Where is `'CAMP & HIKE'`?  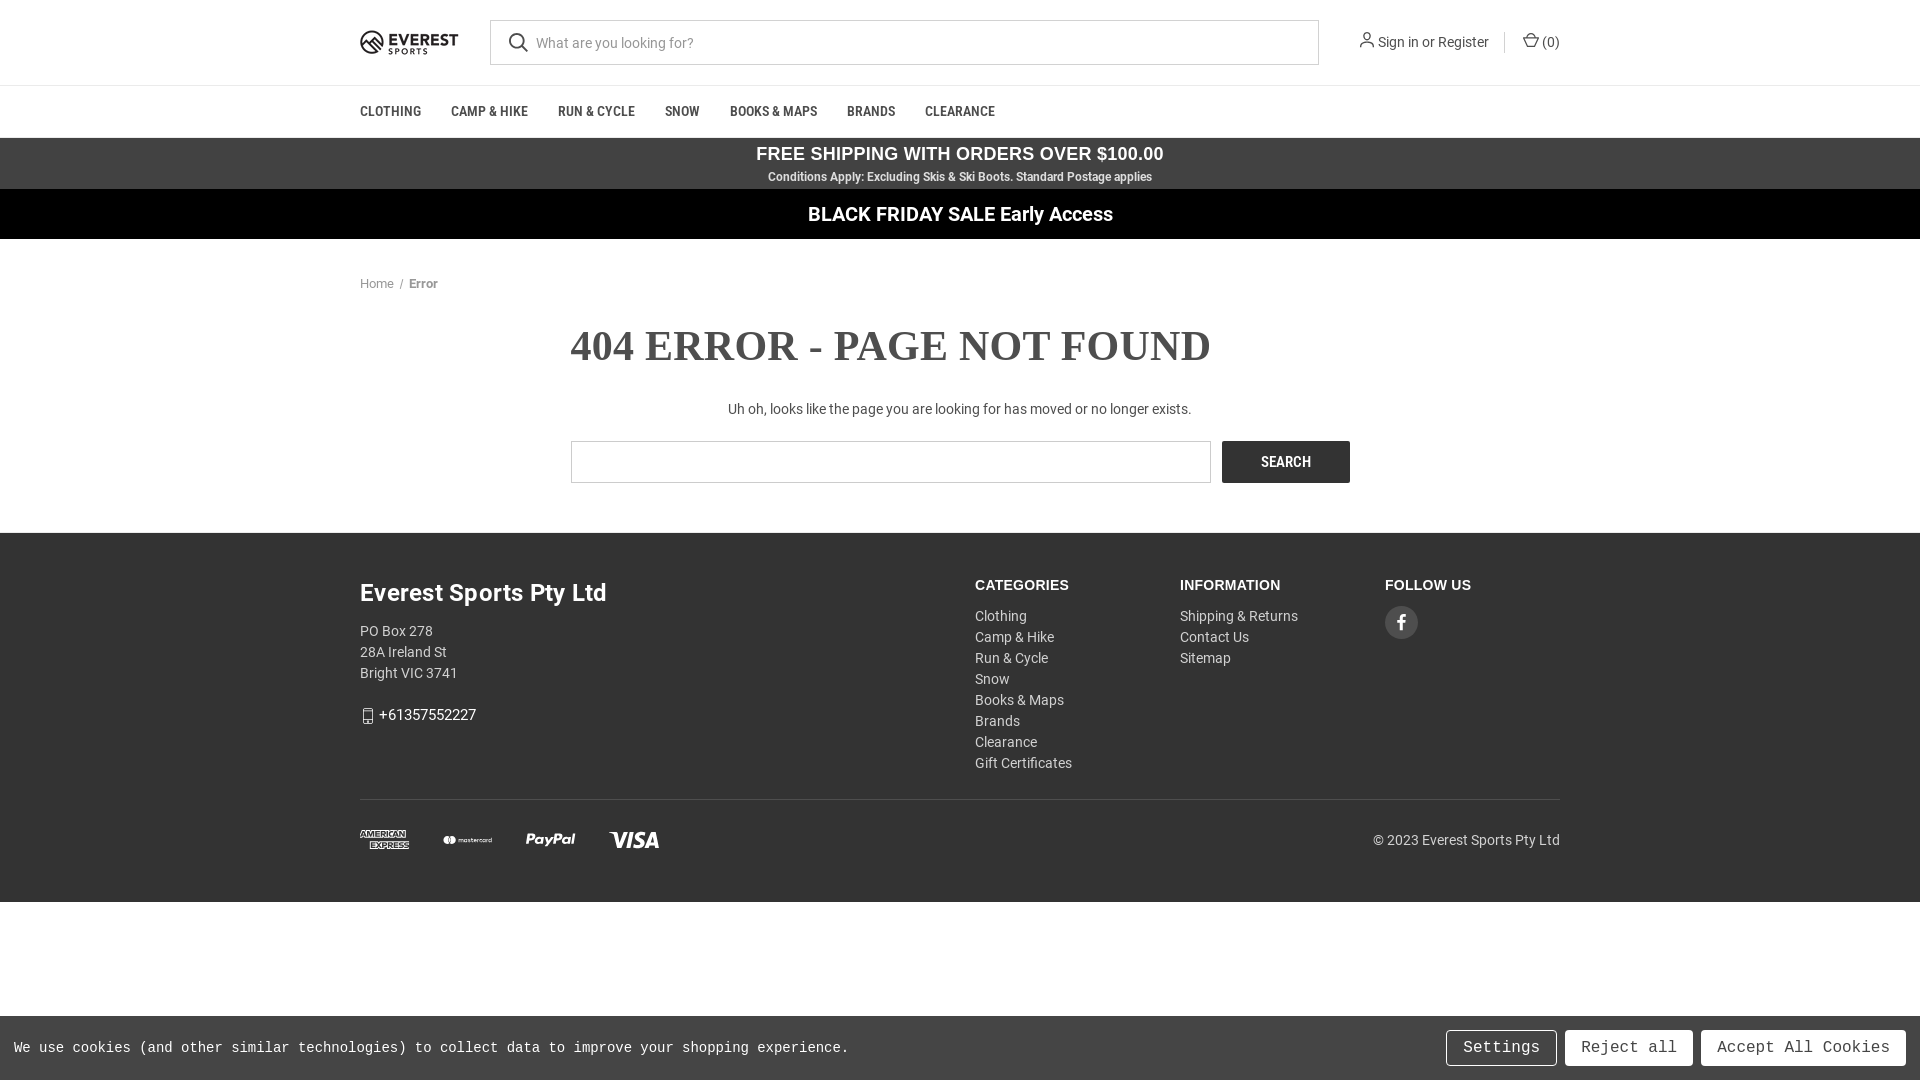 'CAMP & HIKE' is located at coordinates (489, 111).